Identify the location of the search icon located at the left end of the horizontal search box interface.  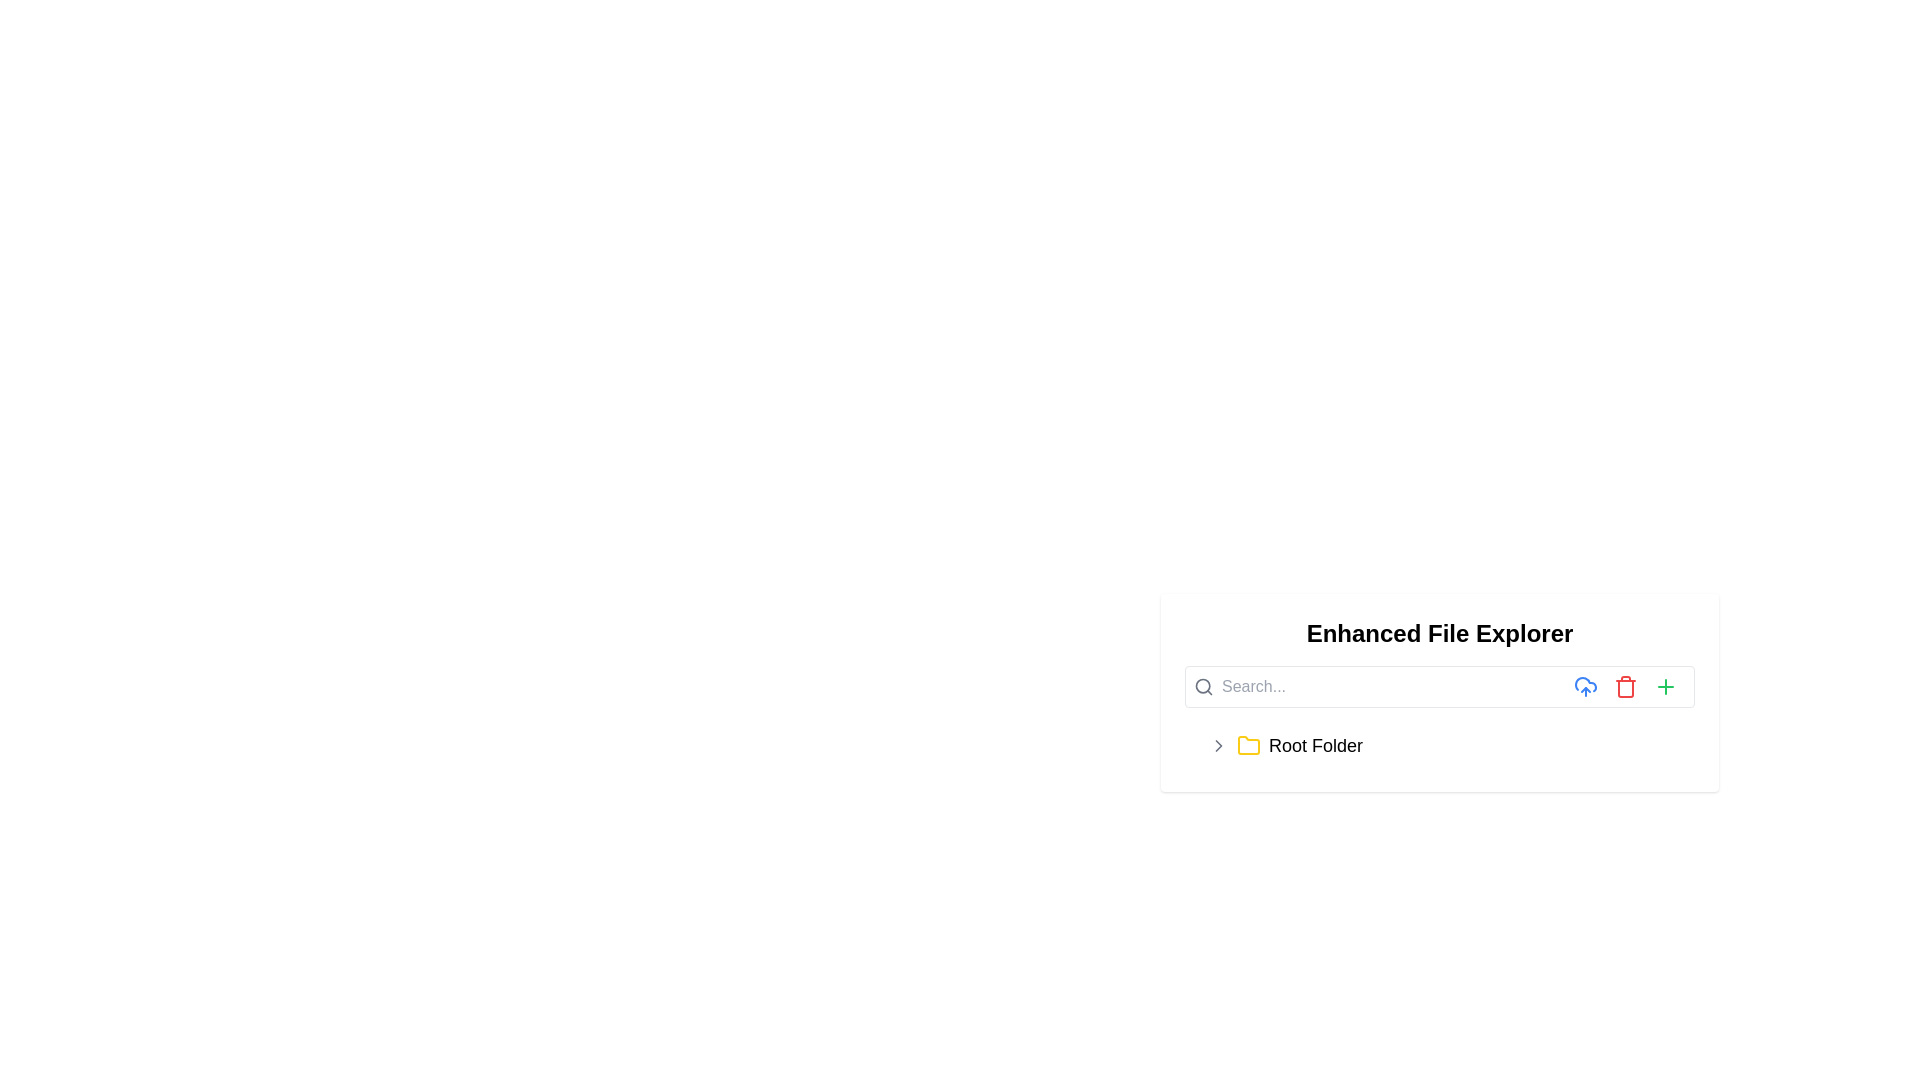
(1203, 685).